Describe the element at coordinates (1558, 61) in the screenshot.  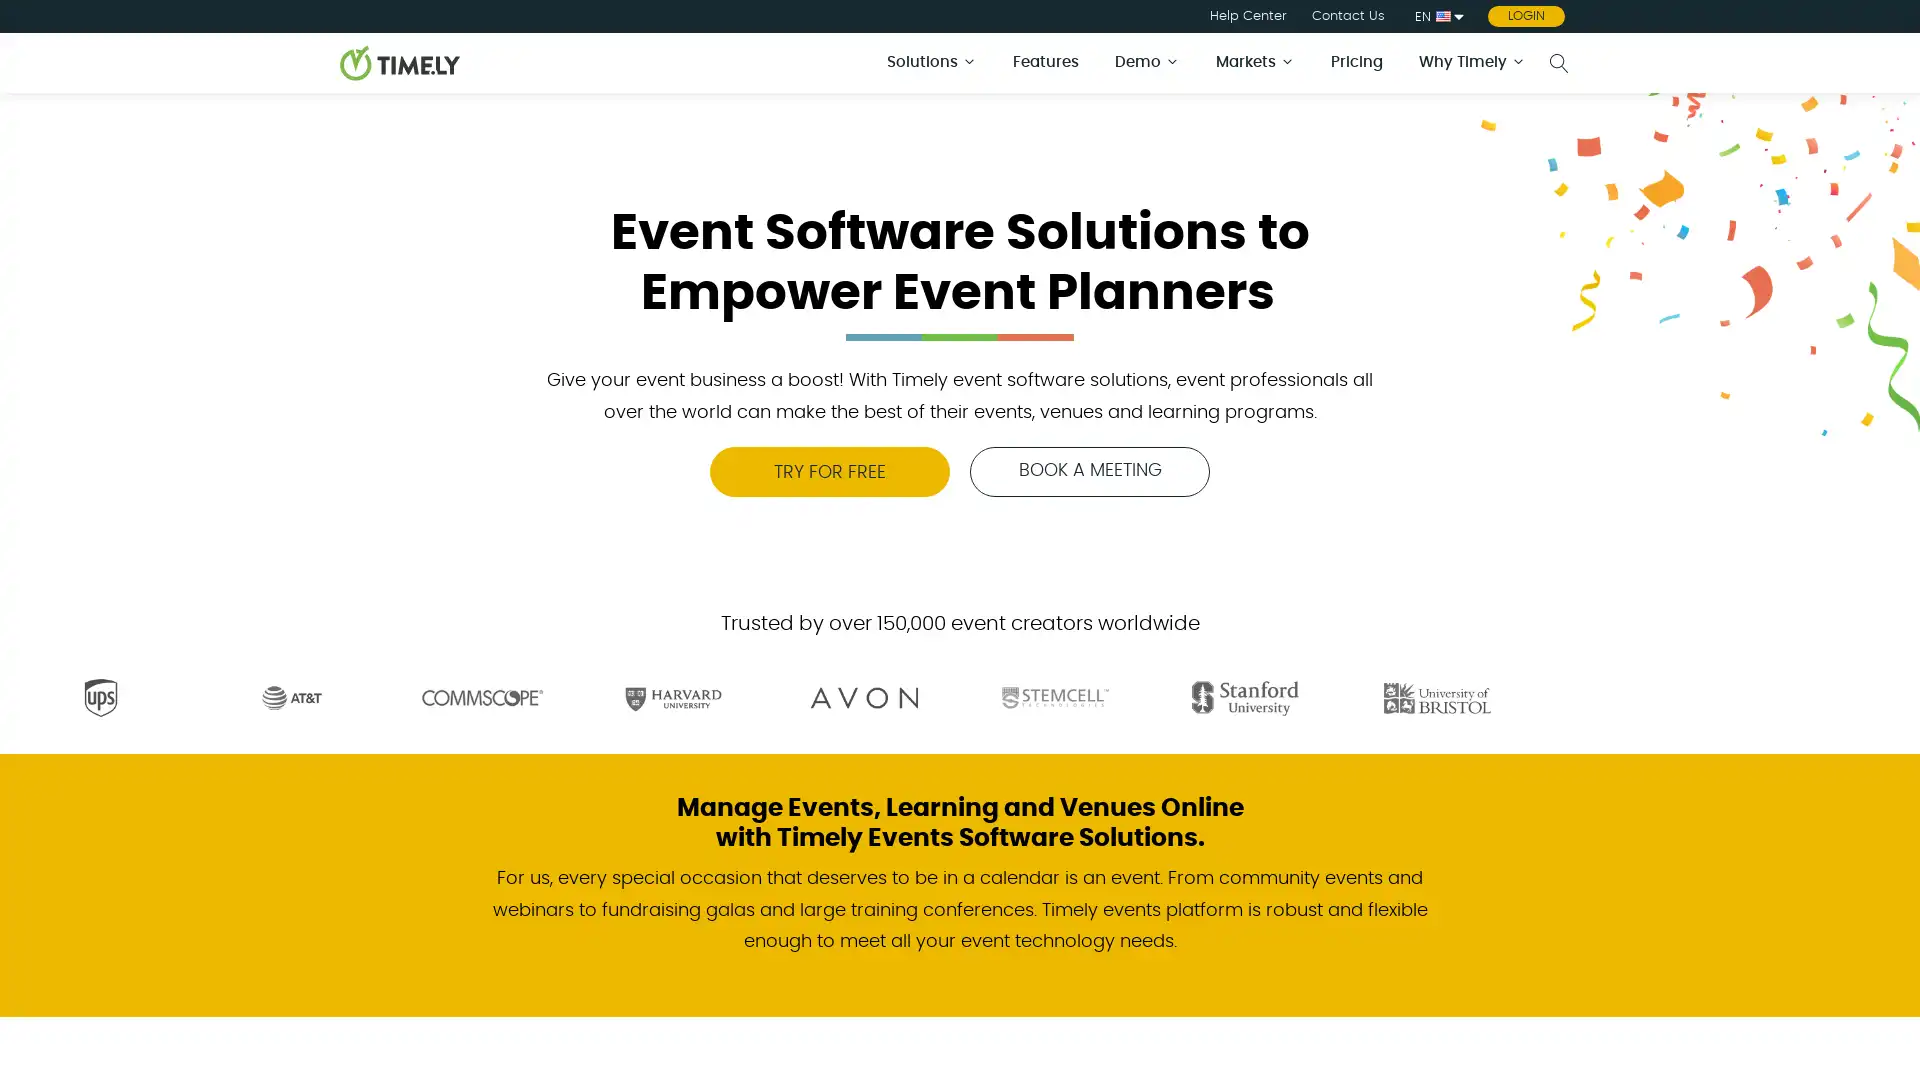
I see `Open search` at that location.